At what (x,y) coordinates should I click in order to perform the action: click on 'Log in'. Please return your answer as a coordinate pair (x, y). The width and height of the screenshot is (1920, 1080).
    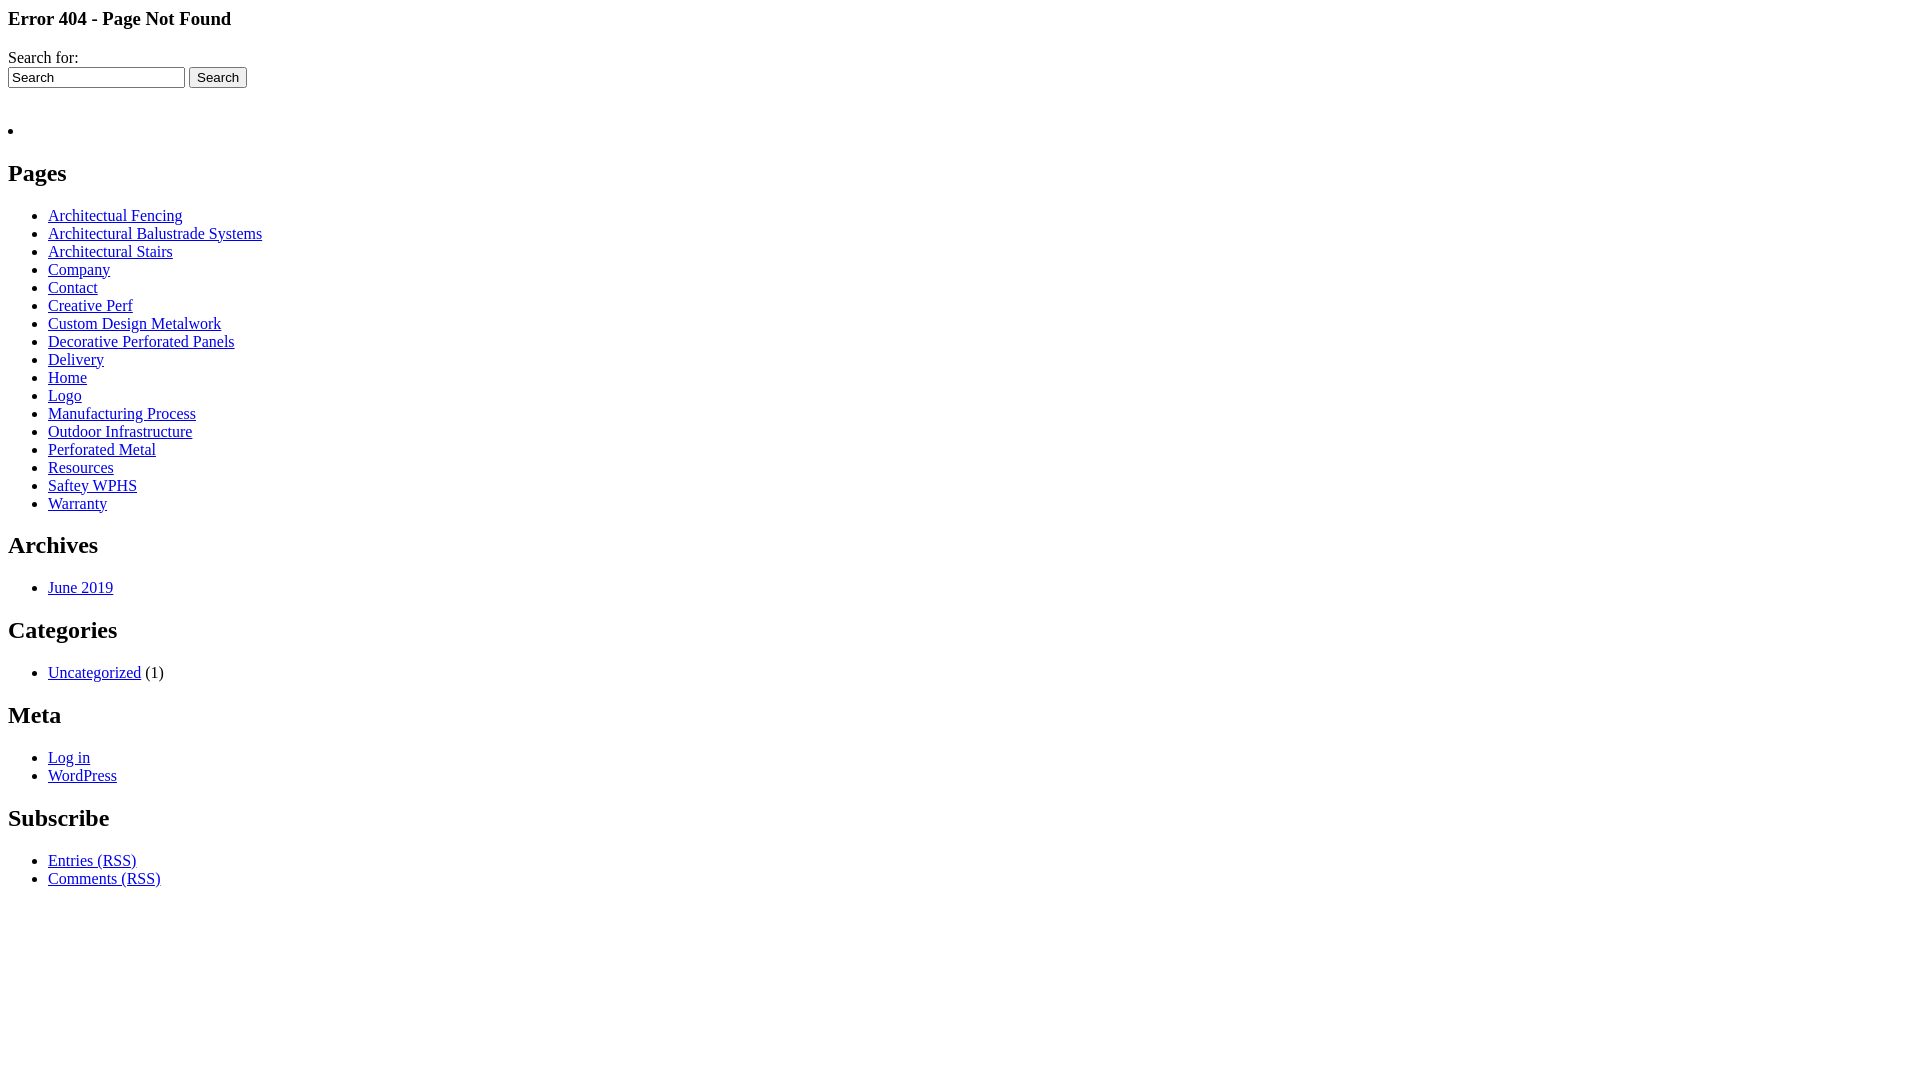
    Looking at the image, I should click on (68, 757).